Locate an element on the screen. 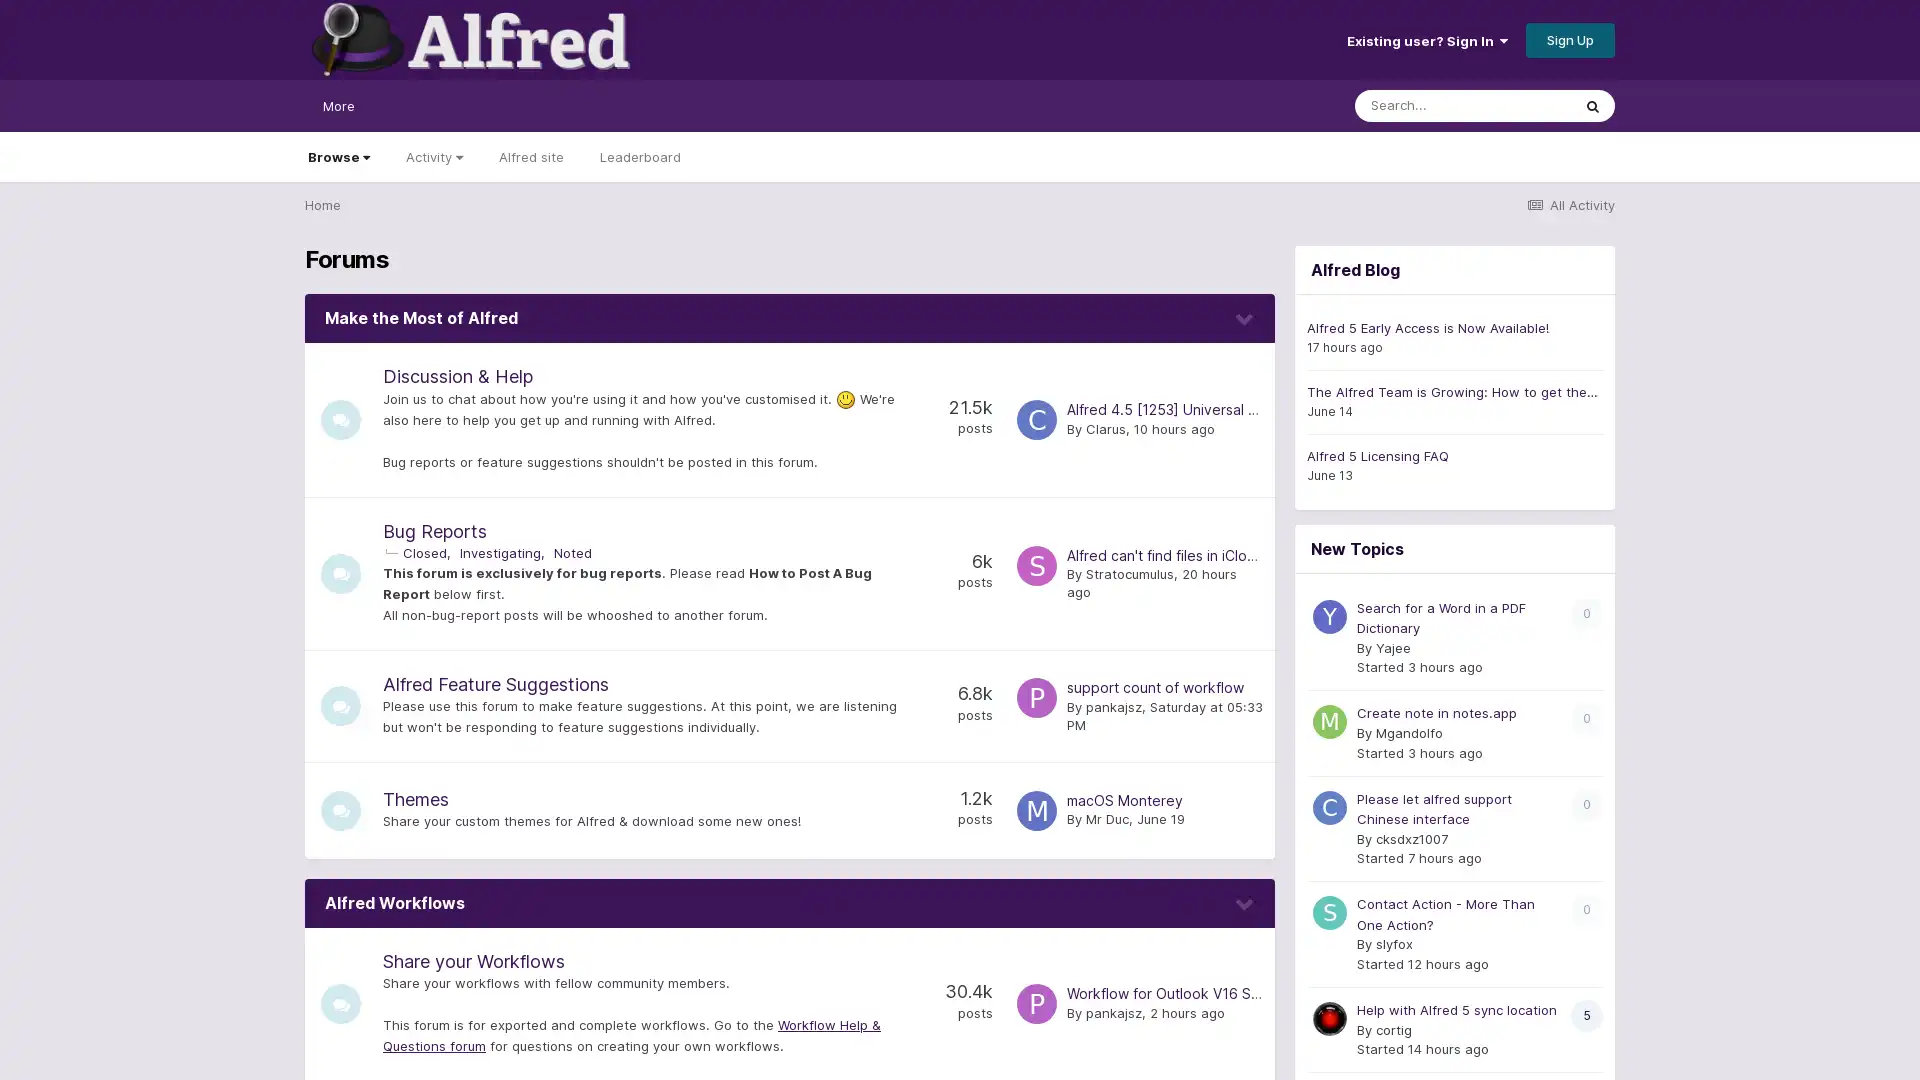 Image resolution: width=1920 pixels, height=1080 pixels. Search is located at coordinates (1592, 105).